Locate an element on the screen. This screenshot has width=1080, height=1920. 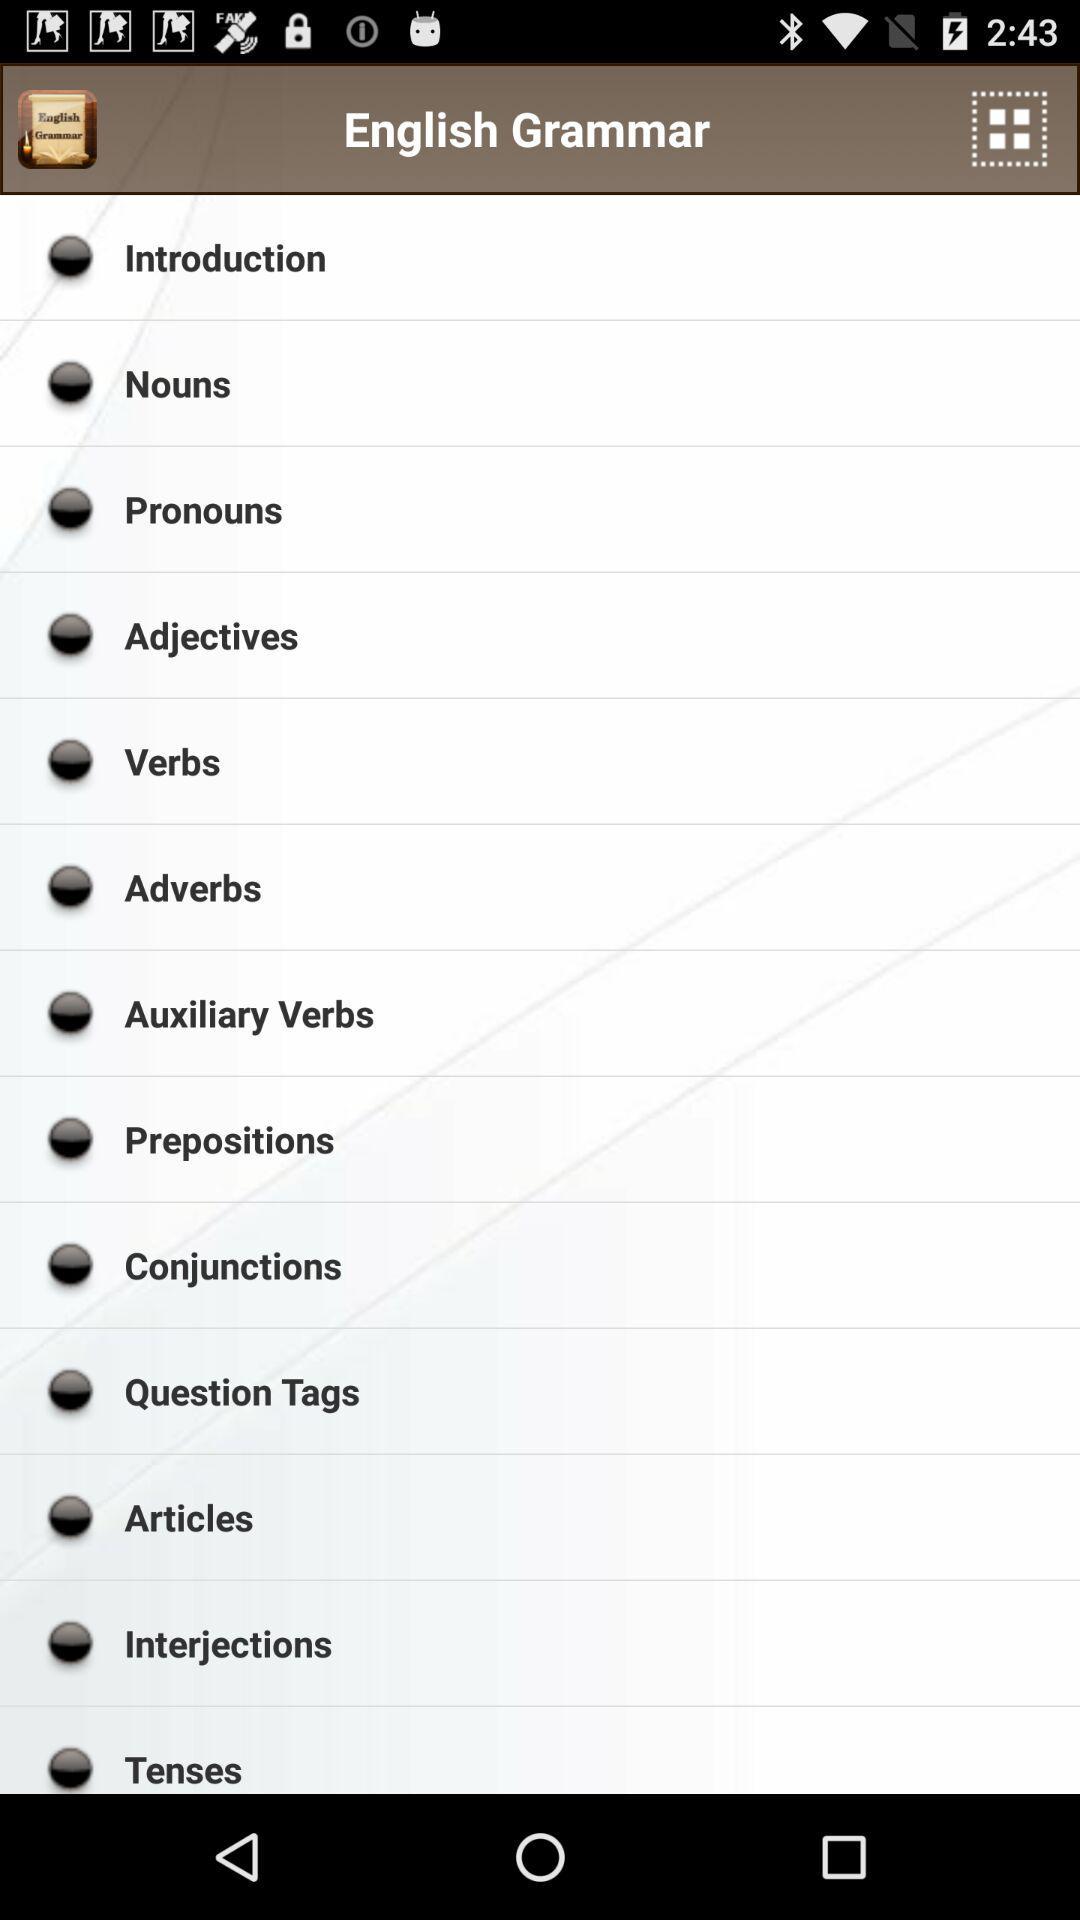
app next to english grammar is located at coordinates (56, 128).